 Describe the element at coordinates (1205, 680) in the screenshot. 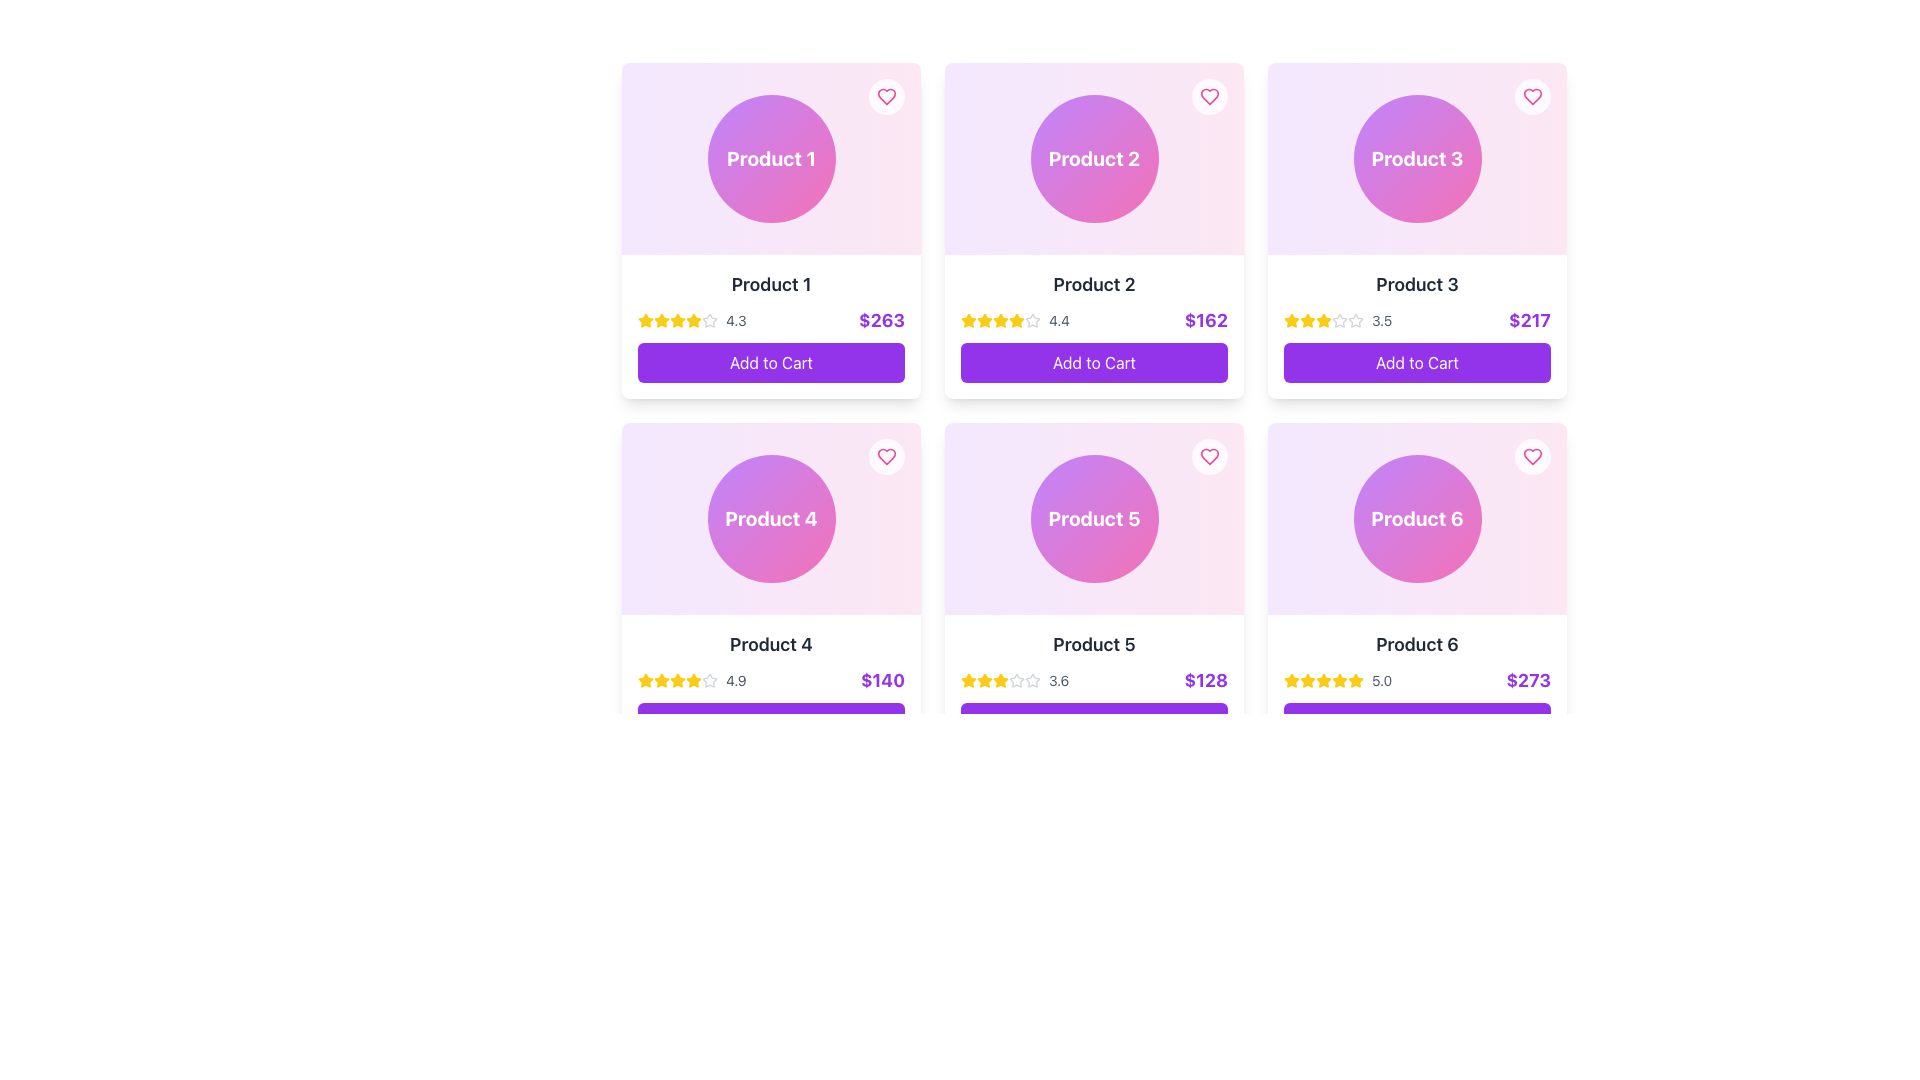

I see `the price text label located in the bottom-right corner of the card labeled 'Product 5' in the grid layout` at that location.